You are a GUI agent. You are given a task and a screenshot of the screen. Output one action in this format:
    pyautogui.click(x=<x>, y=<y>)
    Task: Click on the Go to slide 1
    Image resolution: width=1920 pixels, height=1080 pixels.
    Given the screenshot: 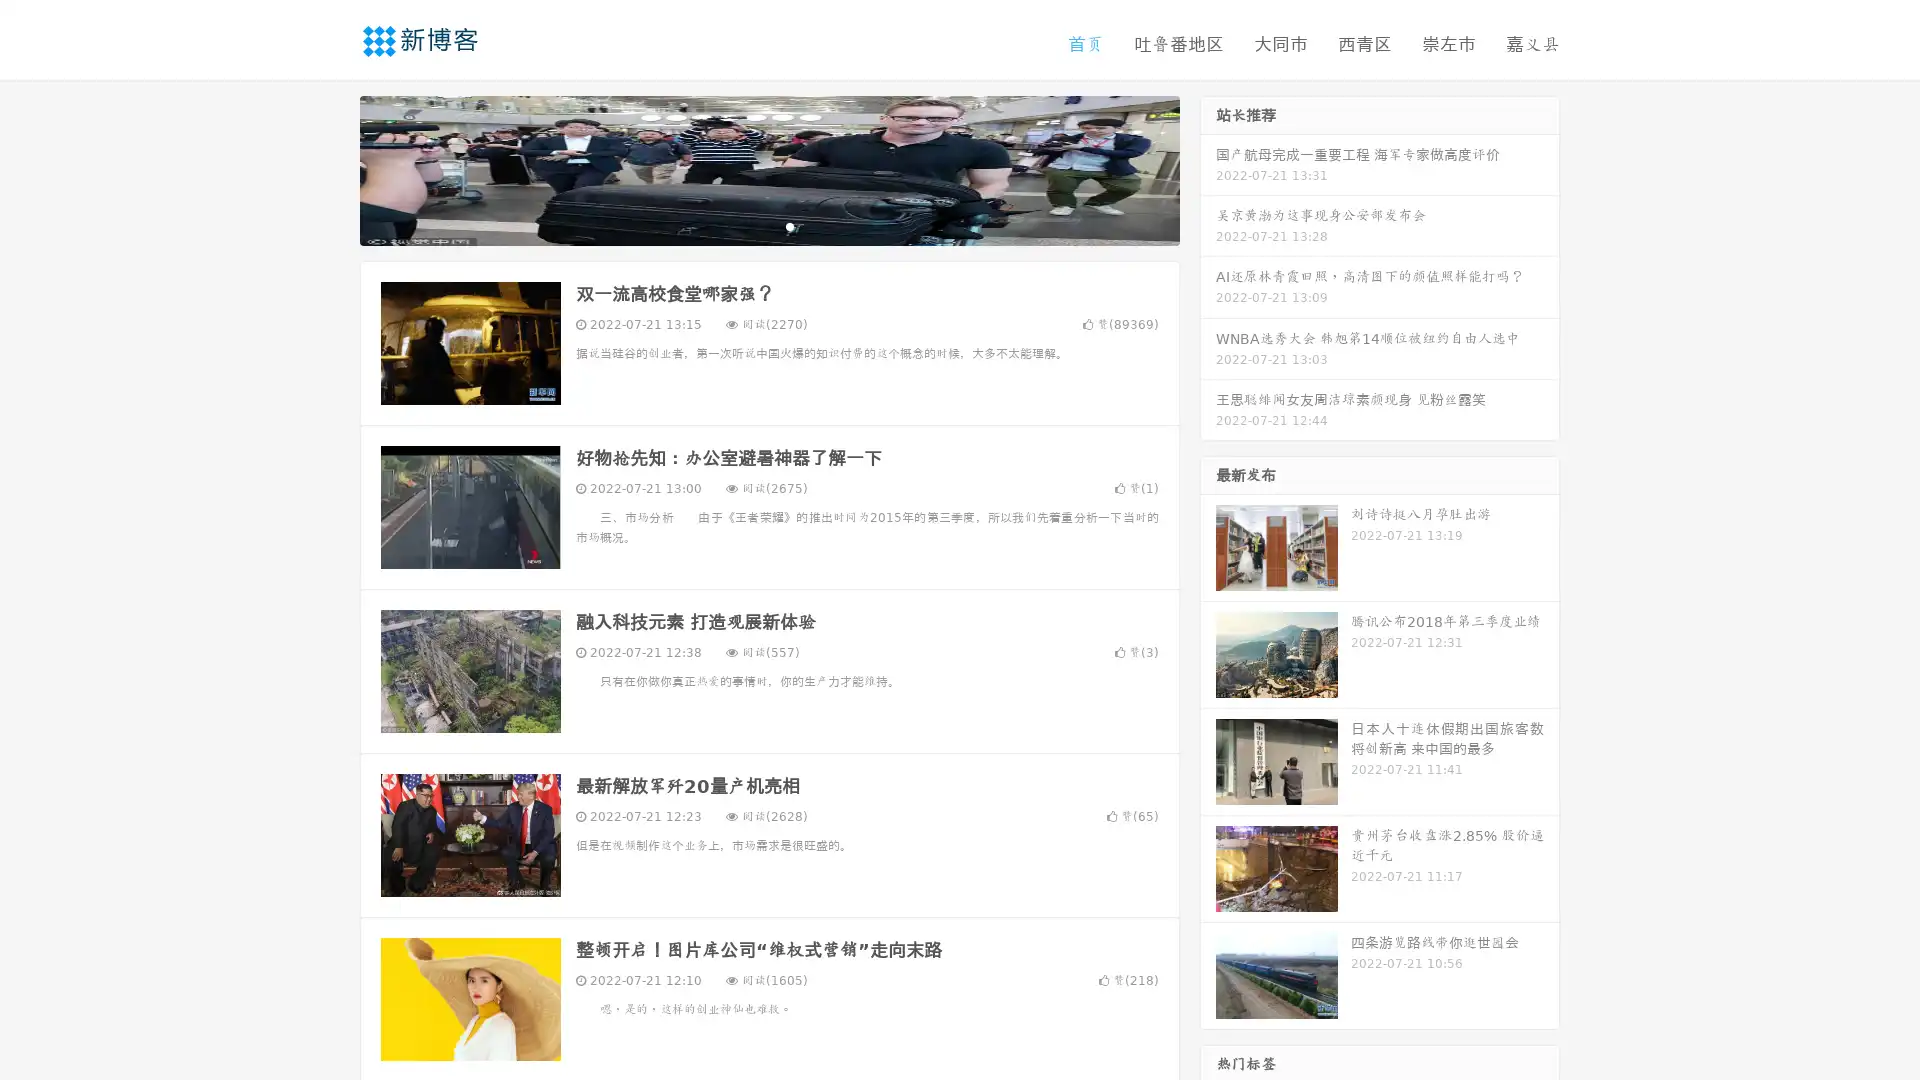 What is the action you would take?
    pyautogui.click(x=748, y=225)
    